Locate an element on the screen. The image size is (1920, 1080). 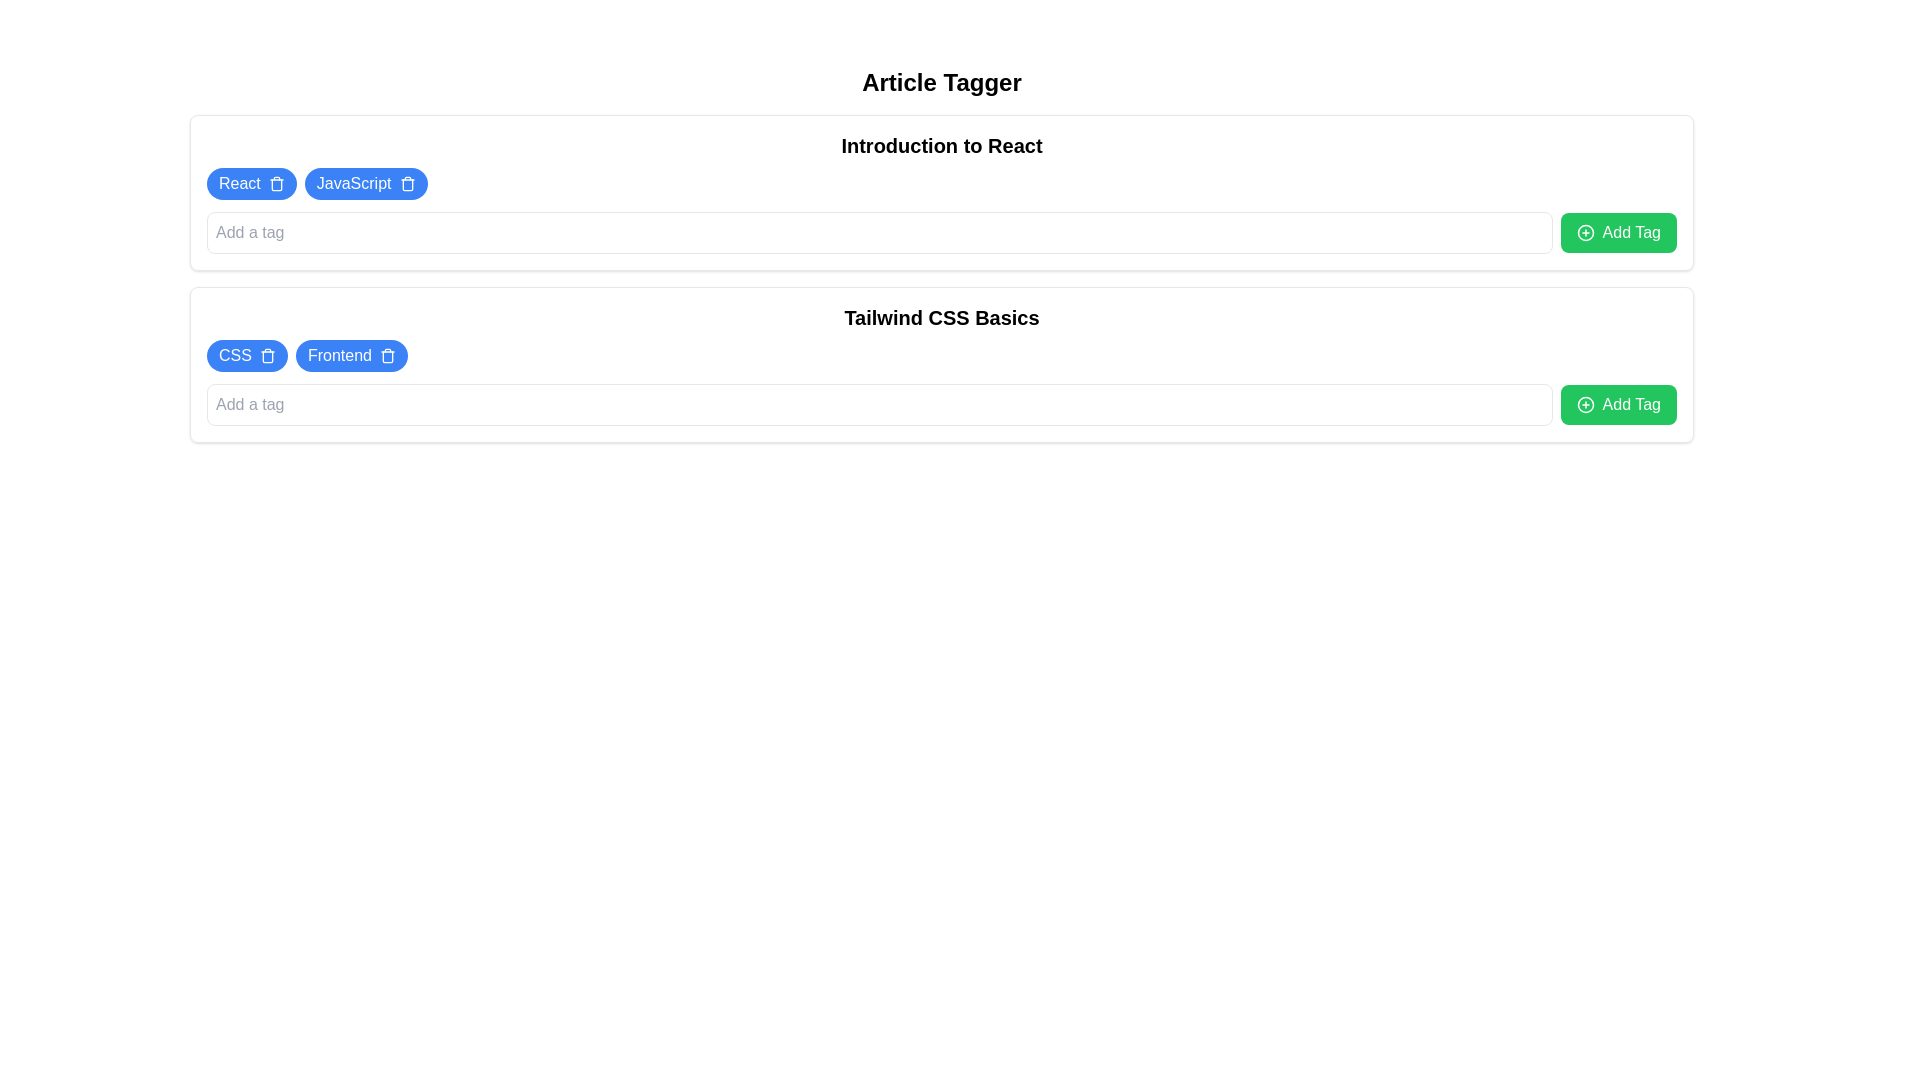
the delete icon next to the 'CSS' tag label is located at coordinates (246, 354).